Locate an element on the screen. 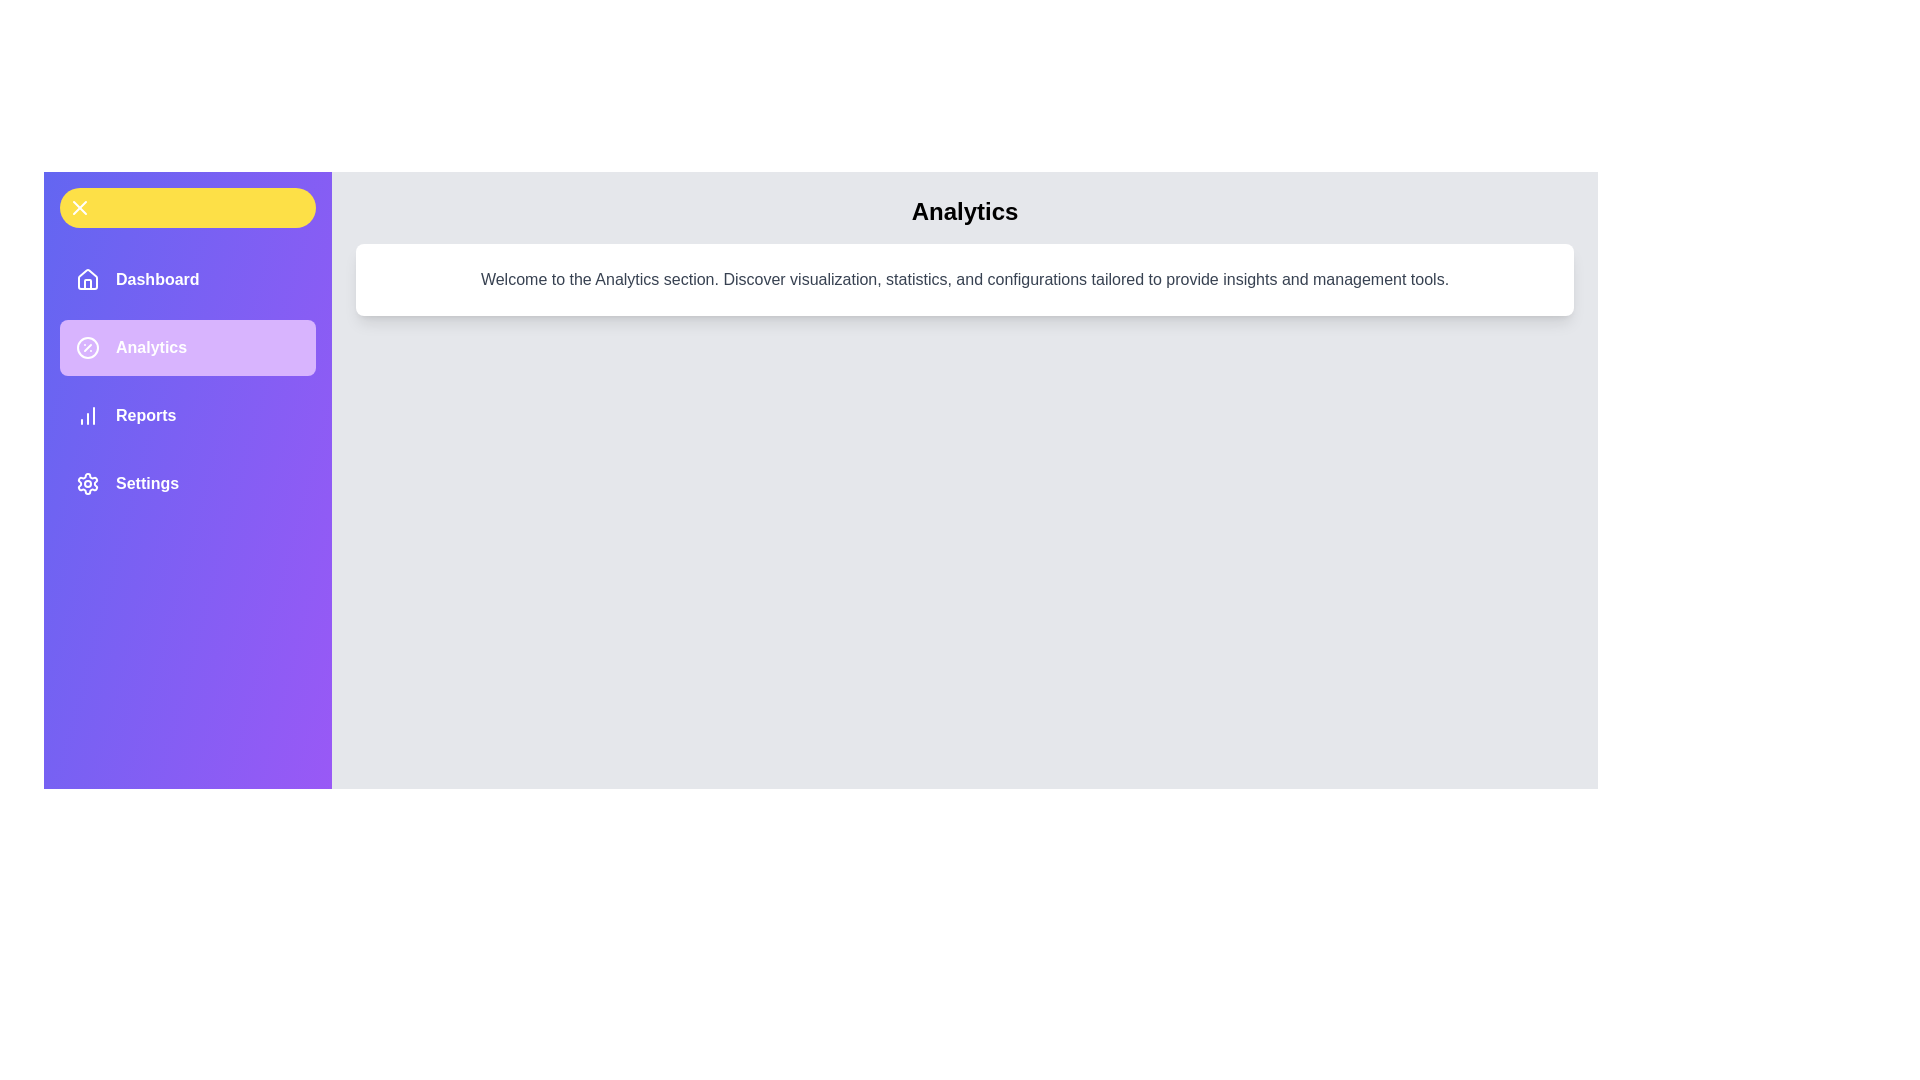 The height and width of the screenshot is (1080, 1920). the menu item labeled Analytics to observe its hover effect is located at coordinates (187, 346).